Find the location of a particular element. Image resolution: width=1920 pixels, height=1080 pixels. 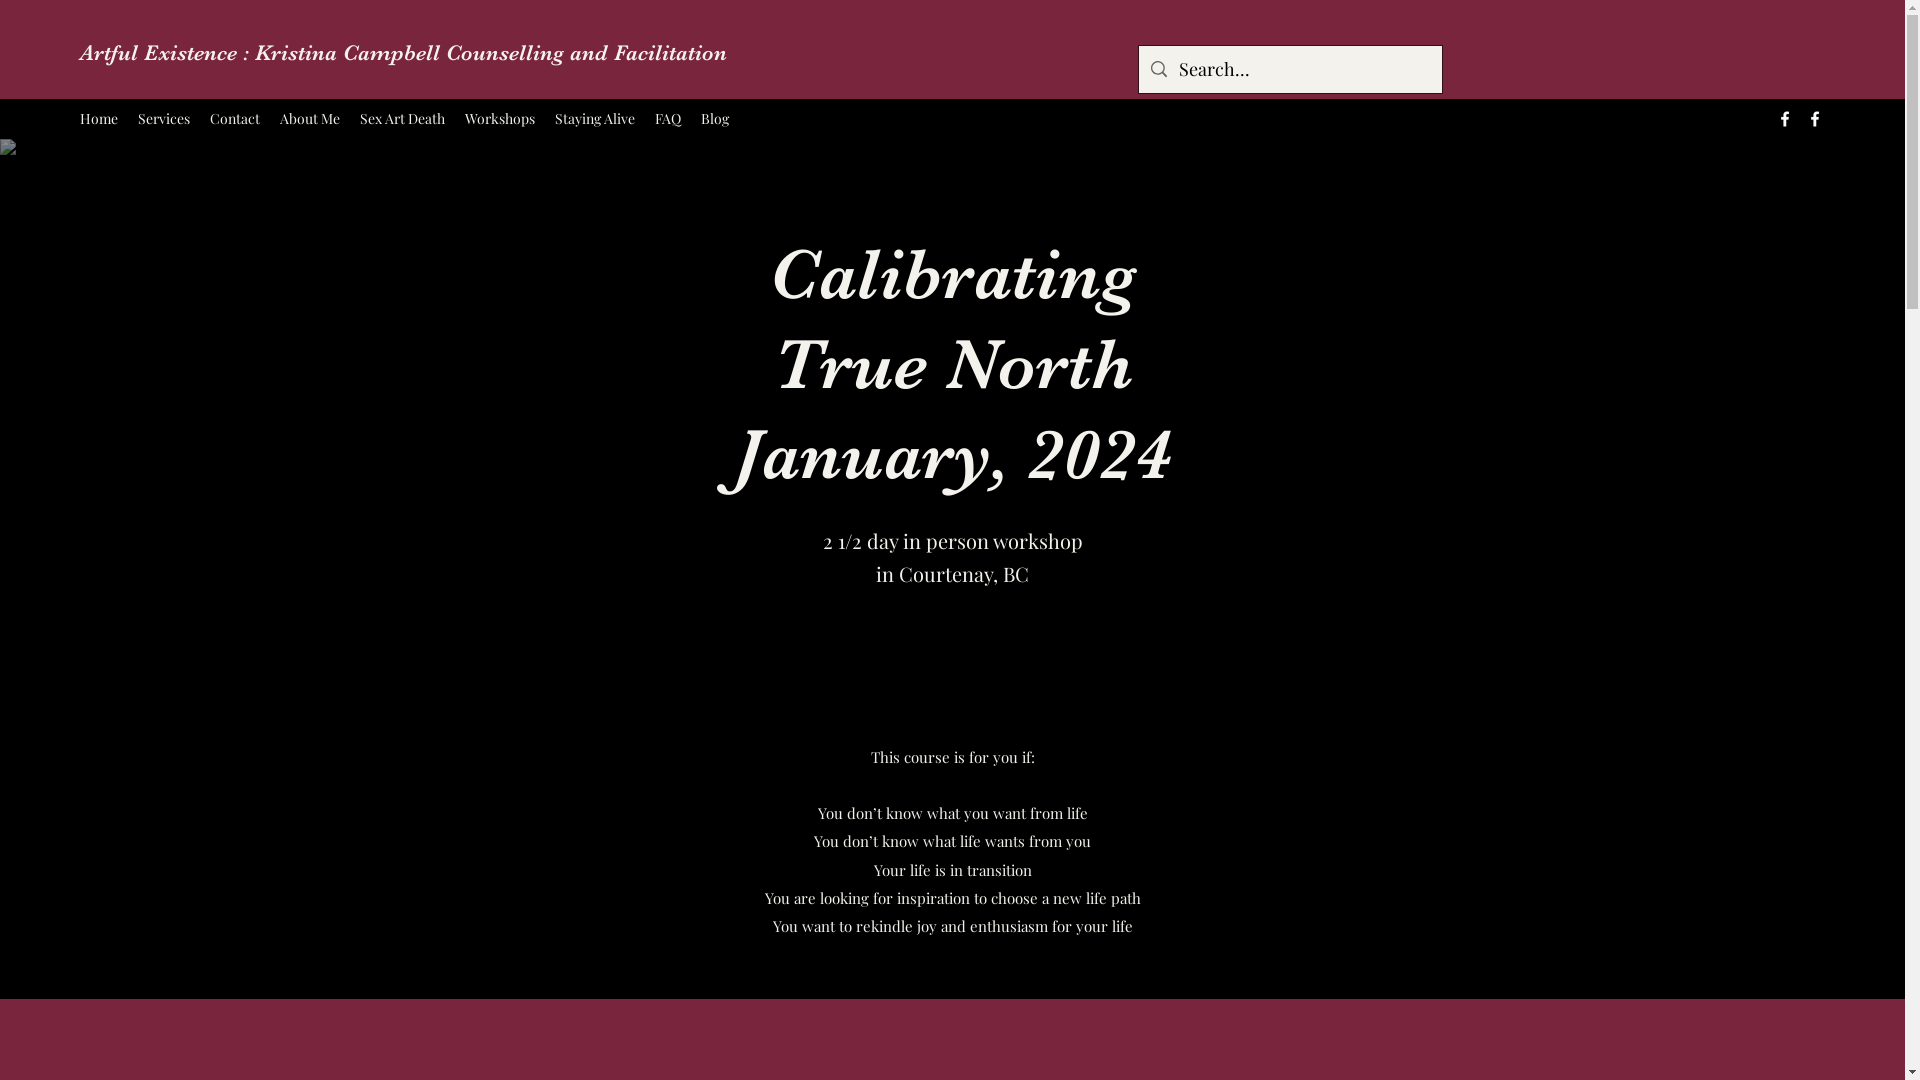

'Sex Art Death' is located at coordinates (401, 119).